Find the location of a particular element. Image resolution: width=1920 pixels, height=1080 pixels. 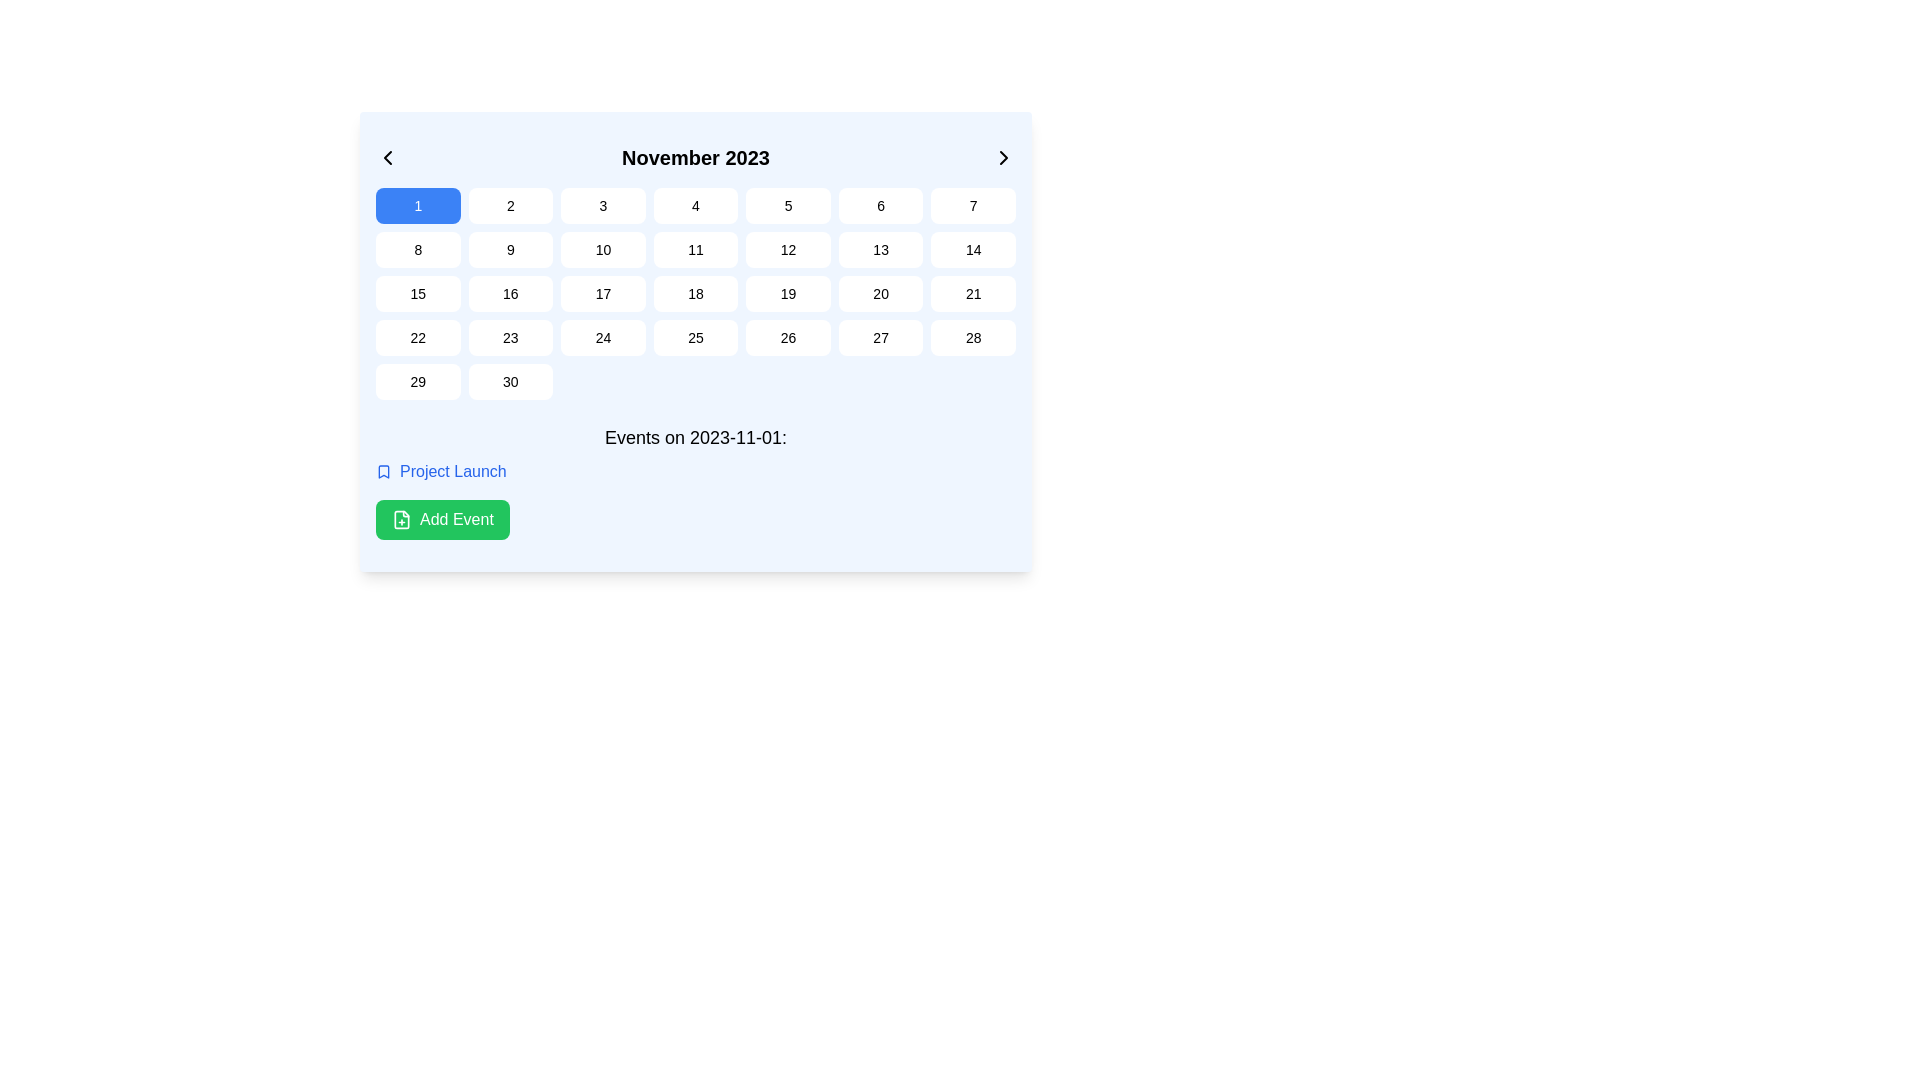

the button labeled '9' which is styled as a rounded rectangle with a white background, positioned in the second row and fifth column of the numeric button grid under 'November 2023' is located at coordinates (510, 249).